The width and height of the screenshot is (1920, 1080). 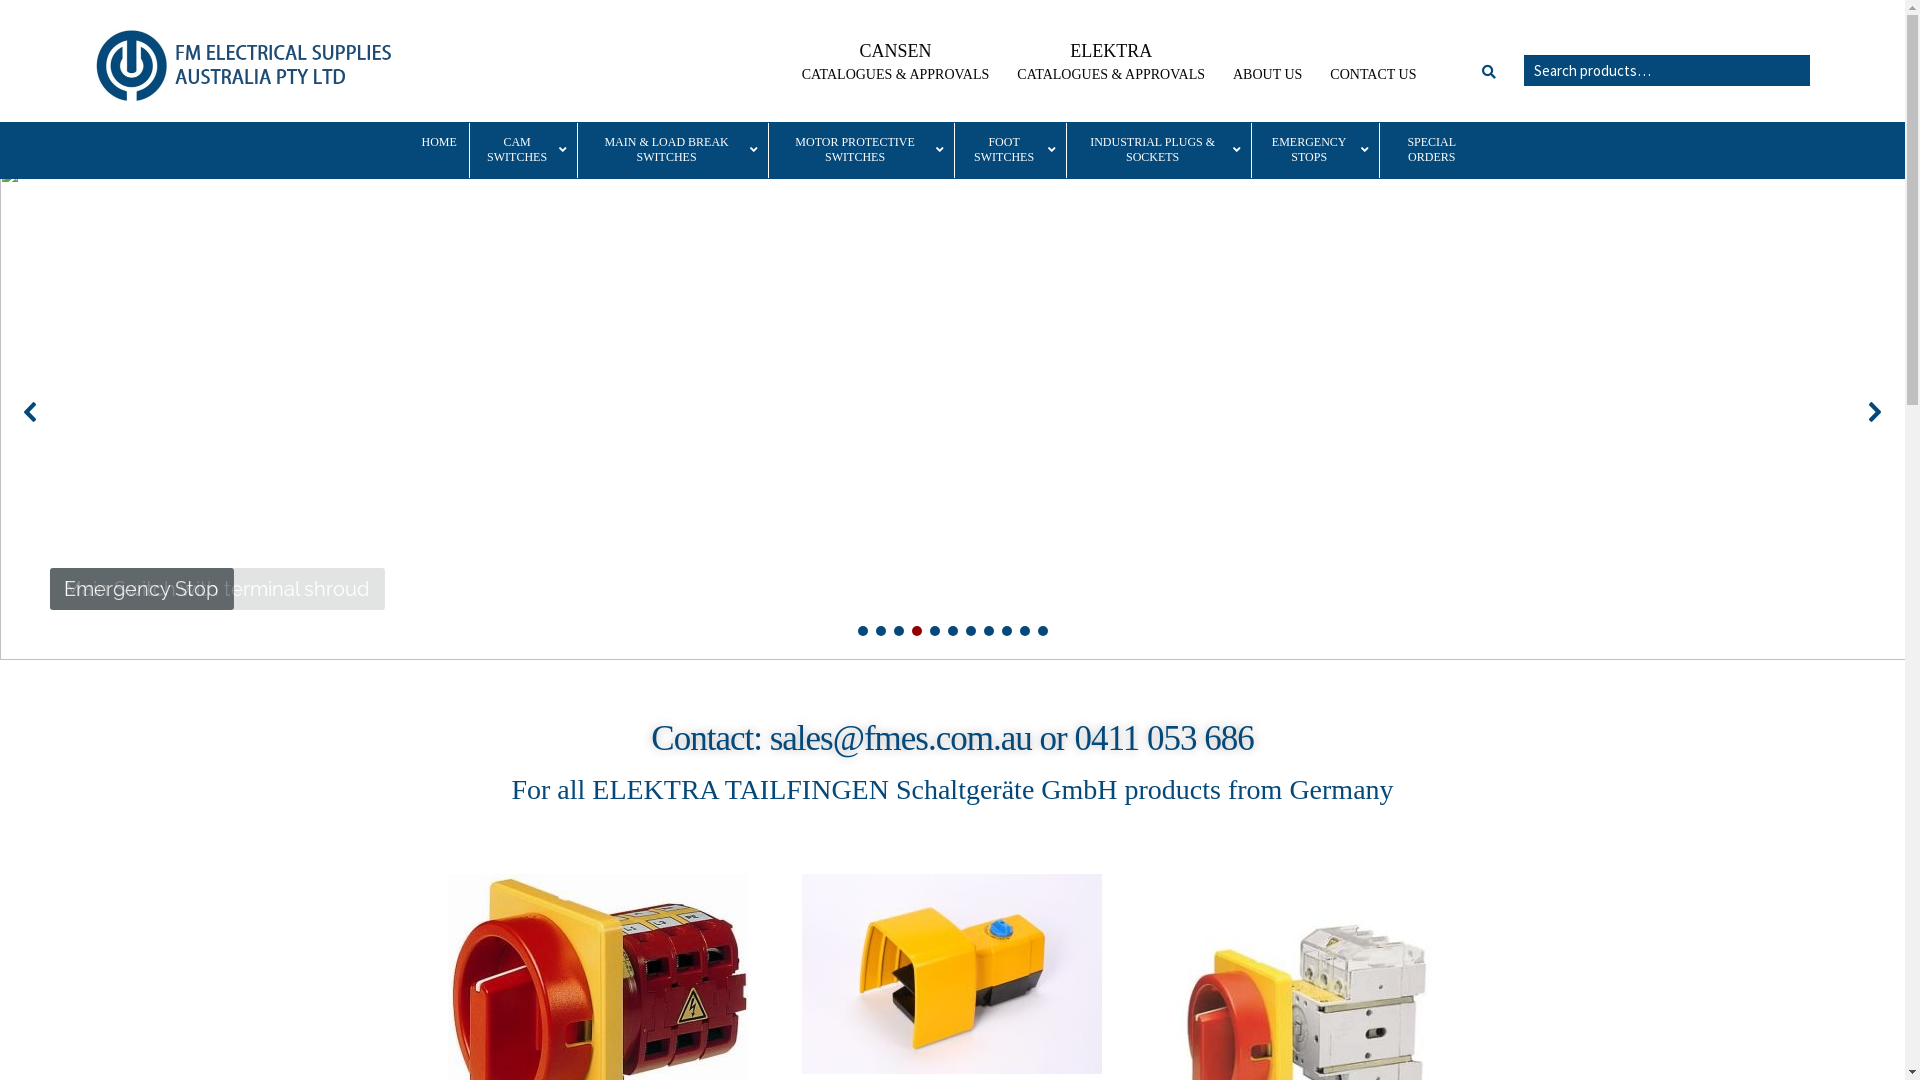 I want to click on 'SPECIAL ORDERS', so click(x=1429, y=149).